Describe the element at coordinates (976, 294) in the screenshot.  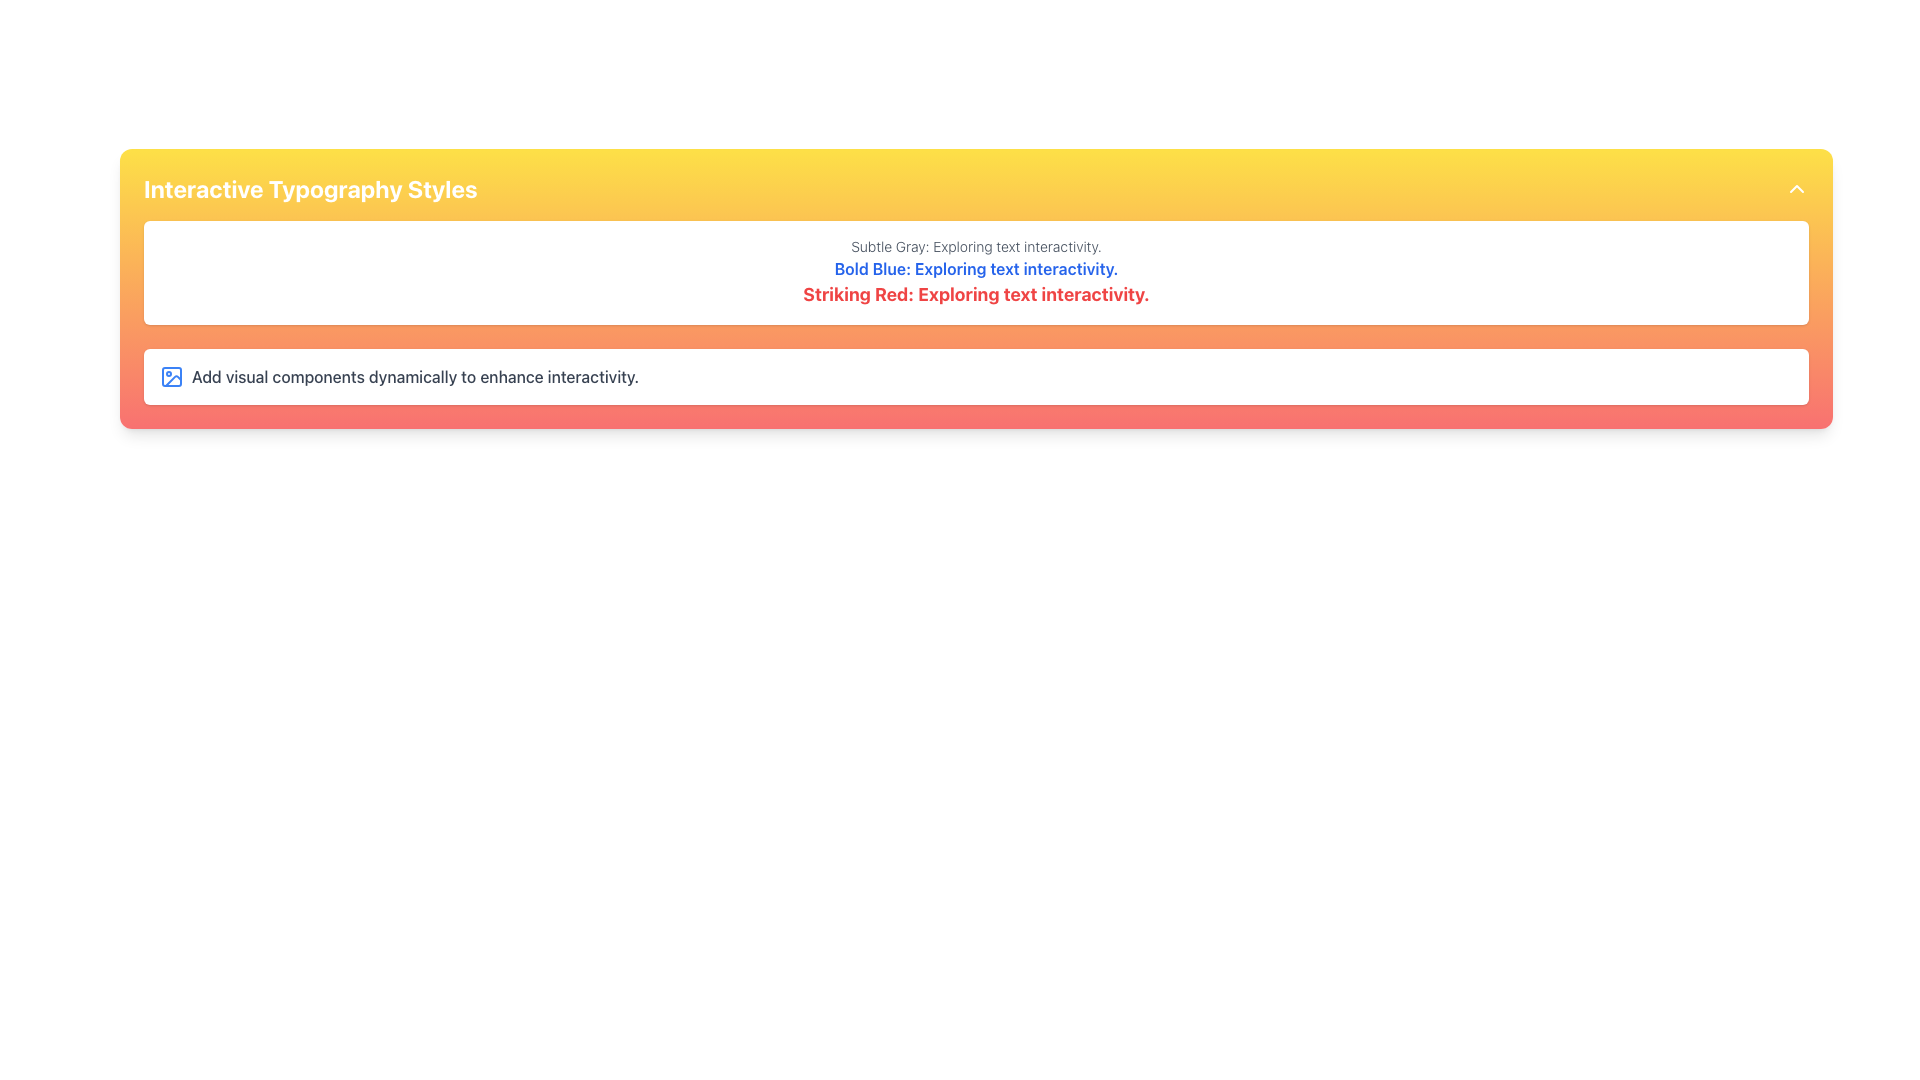
I see `the text element that reads 'Striking Red: Exploring text interactivity.' which is styled in bold with a large font size and vibrant red color, located below the text 'Bold Blue: Exploring text interactivity.'` at that location.